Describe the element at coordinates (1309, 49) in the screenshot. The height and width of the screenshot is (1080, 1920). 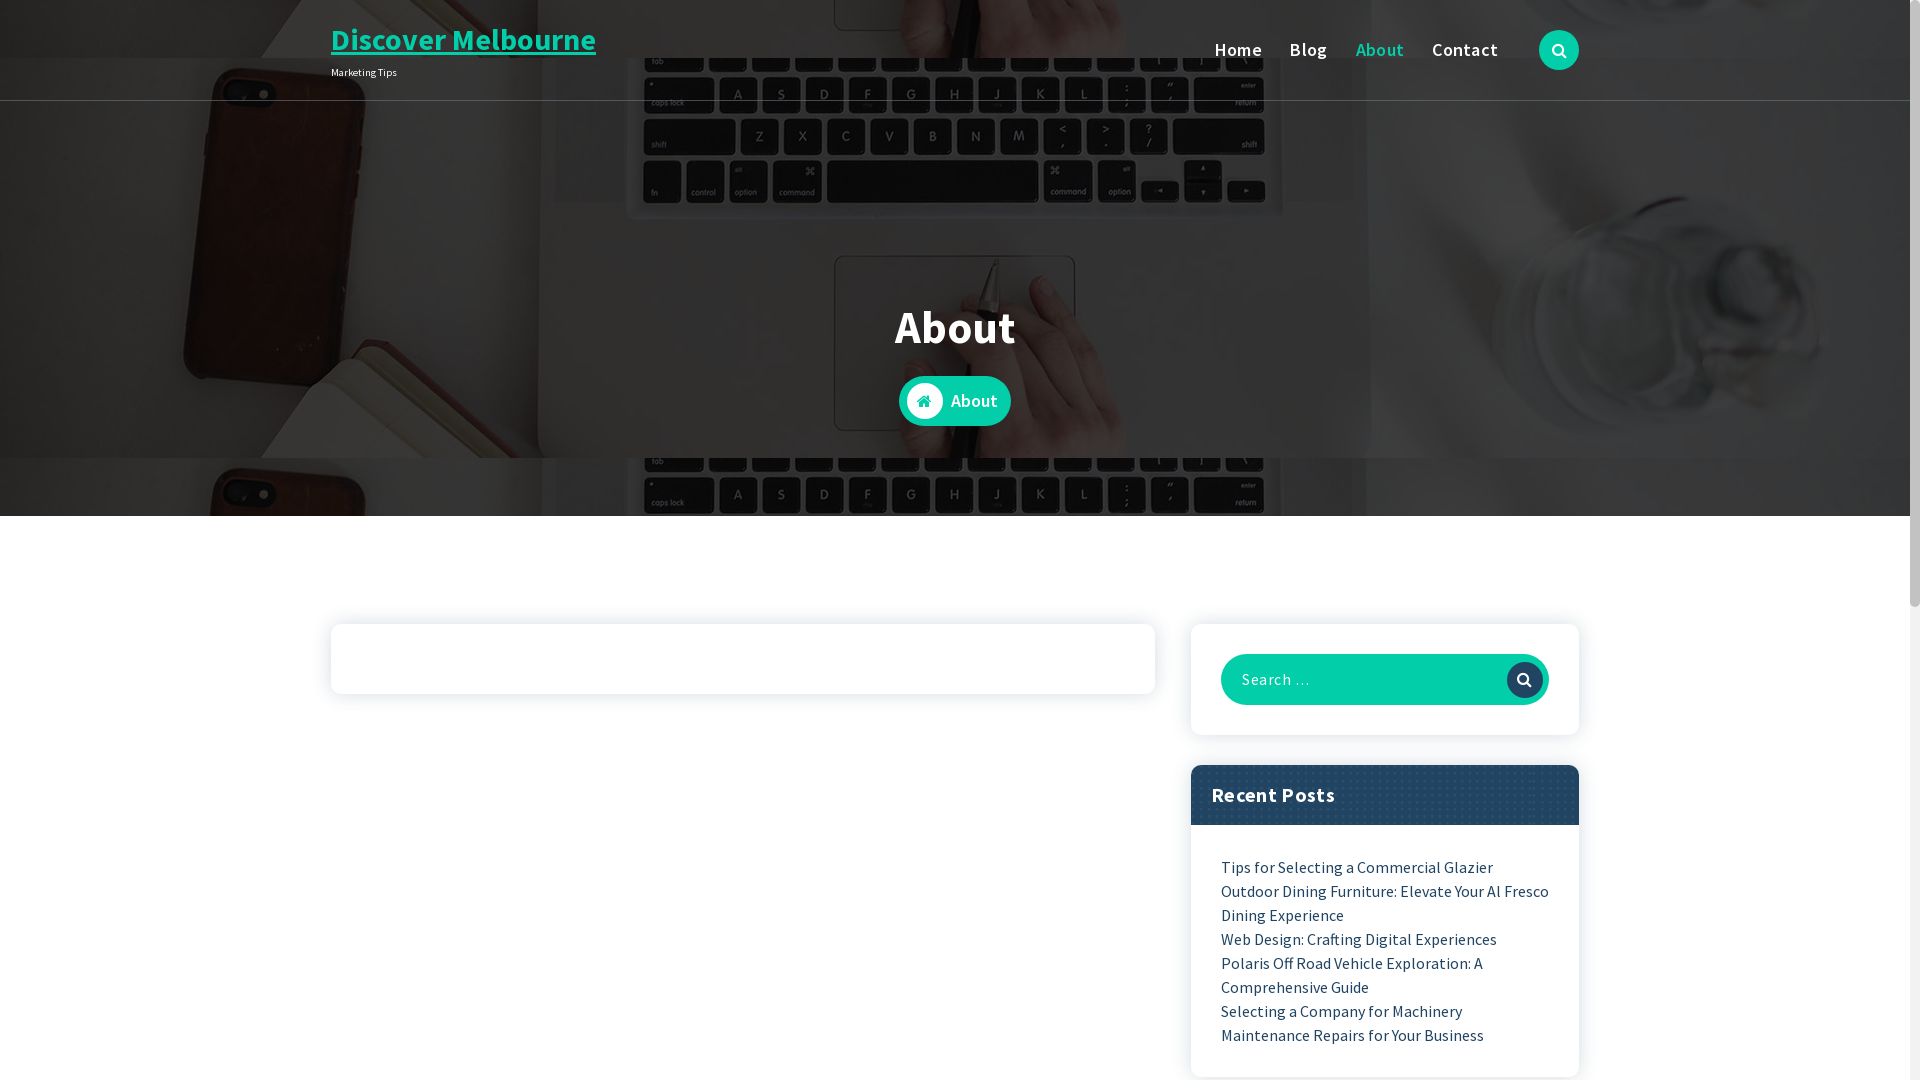
I see `'Blog'` at that location.